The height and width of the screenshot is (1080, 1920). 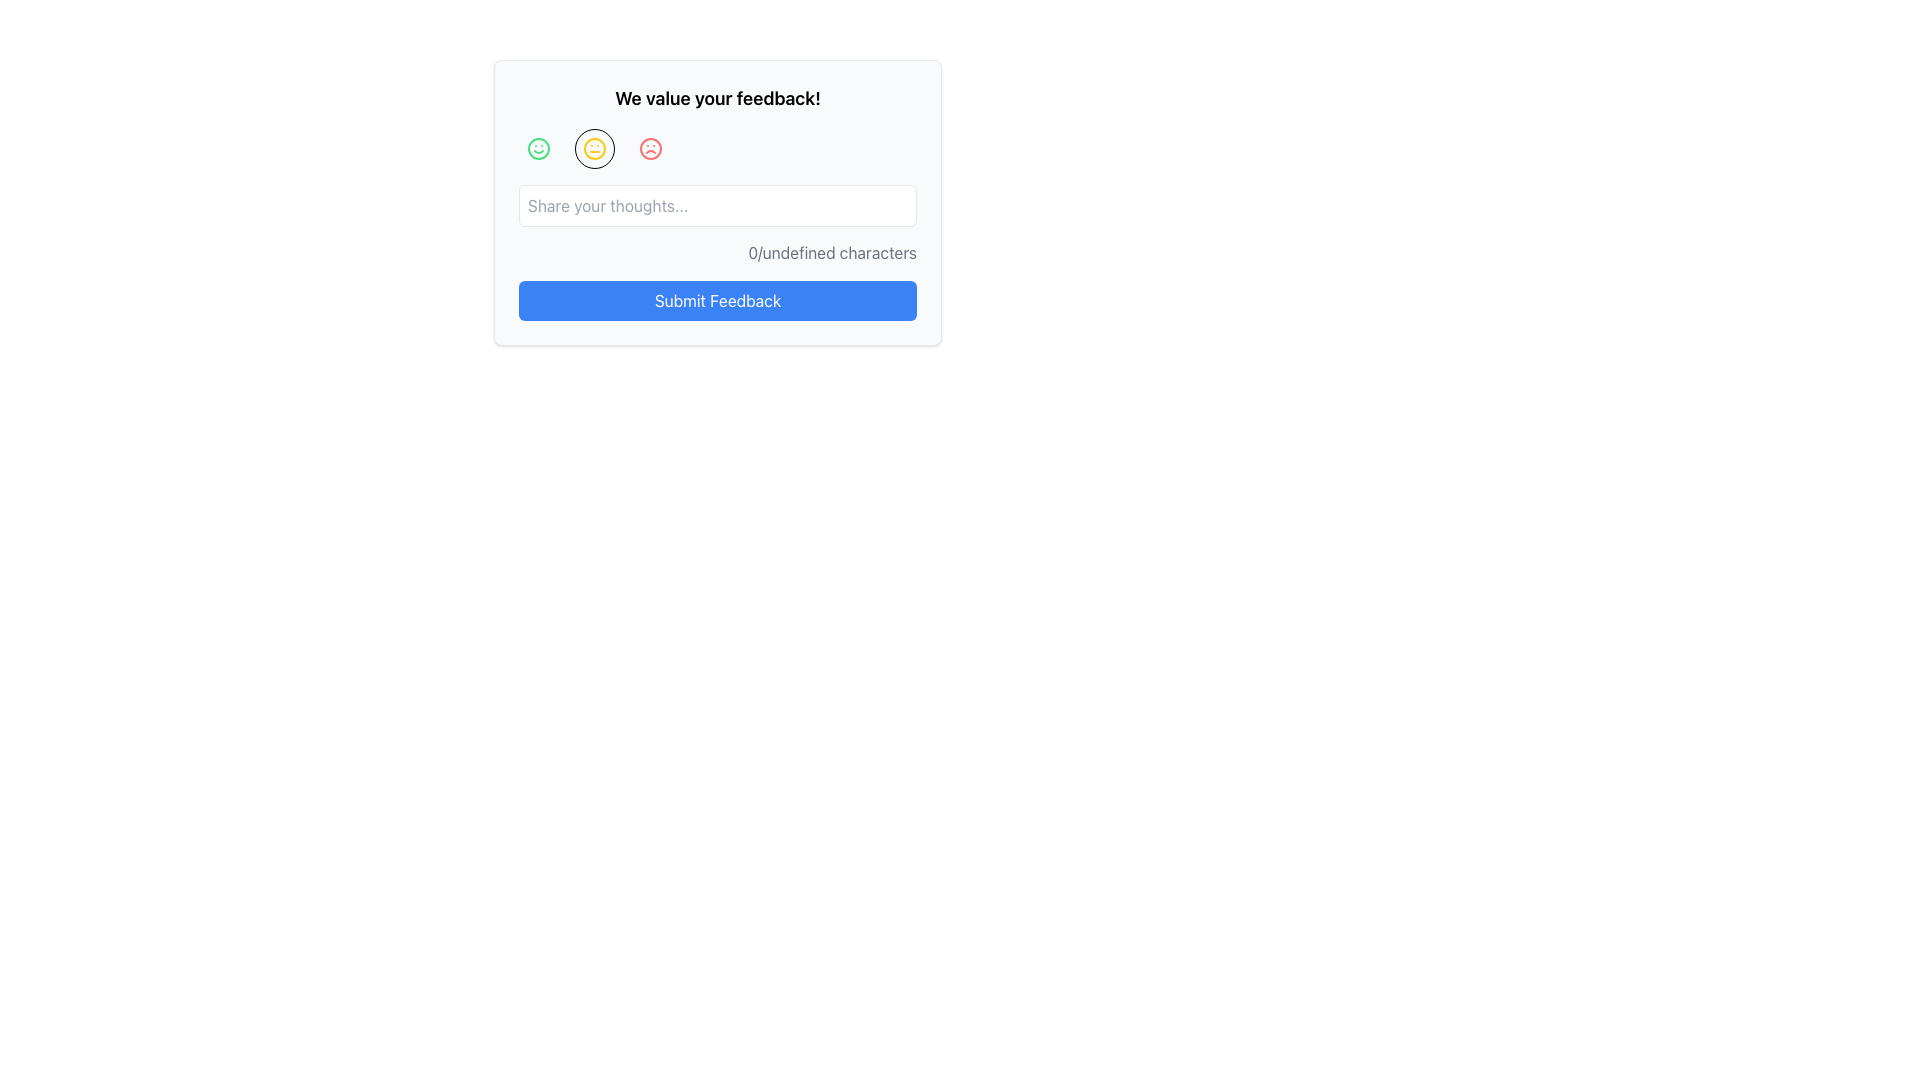 What do you see at coordinates (651, 148) in the screenshot?
I see `the circular SVG graphic representing the outline of a sad feedback icon, which is the third icon in the horizontal sequence of feedback icons` at bounding box center [651, 148].